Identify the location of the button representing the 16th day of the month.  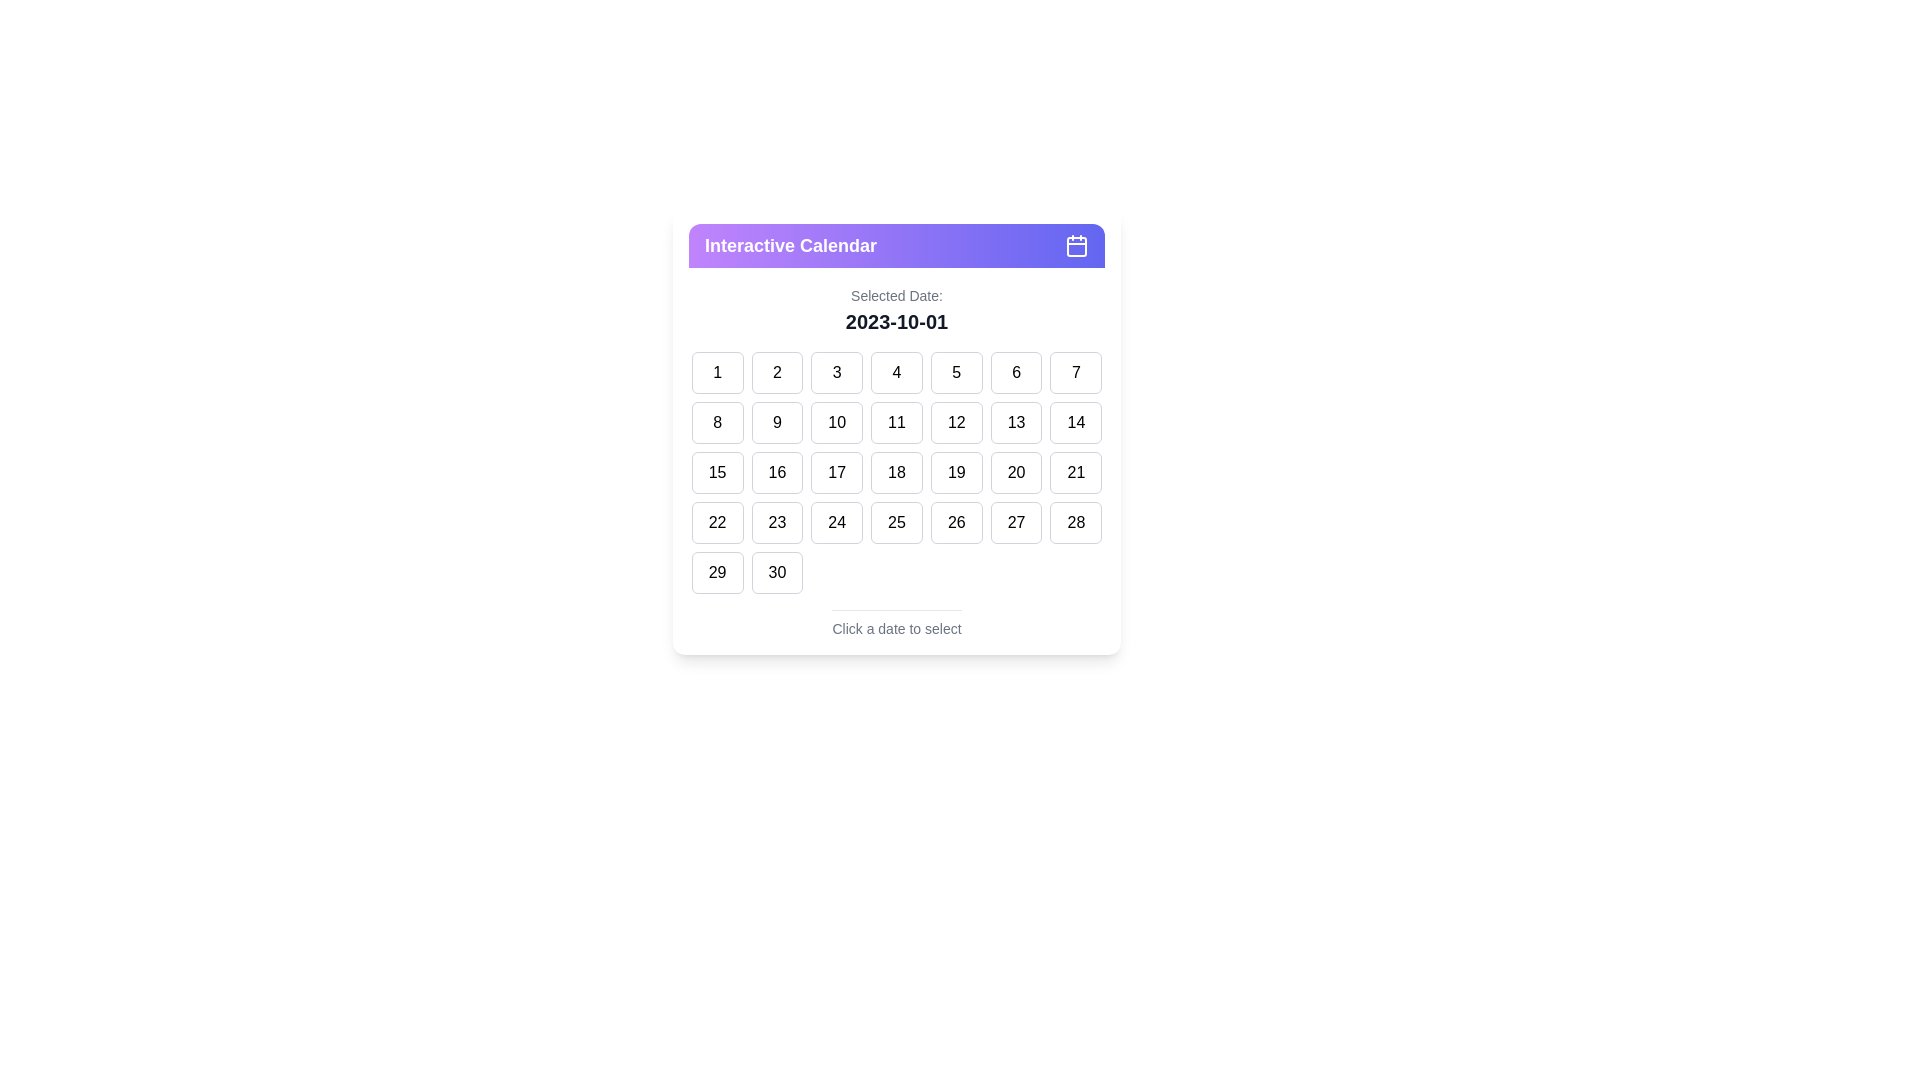
(776, 473).